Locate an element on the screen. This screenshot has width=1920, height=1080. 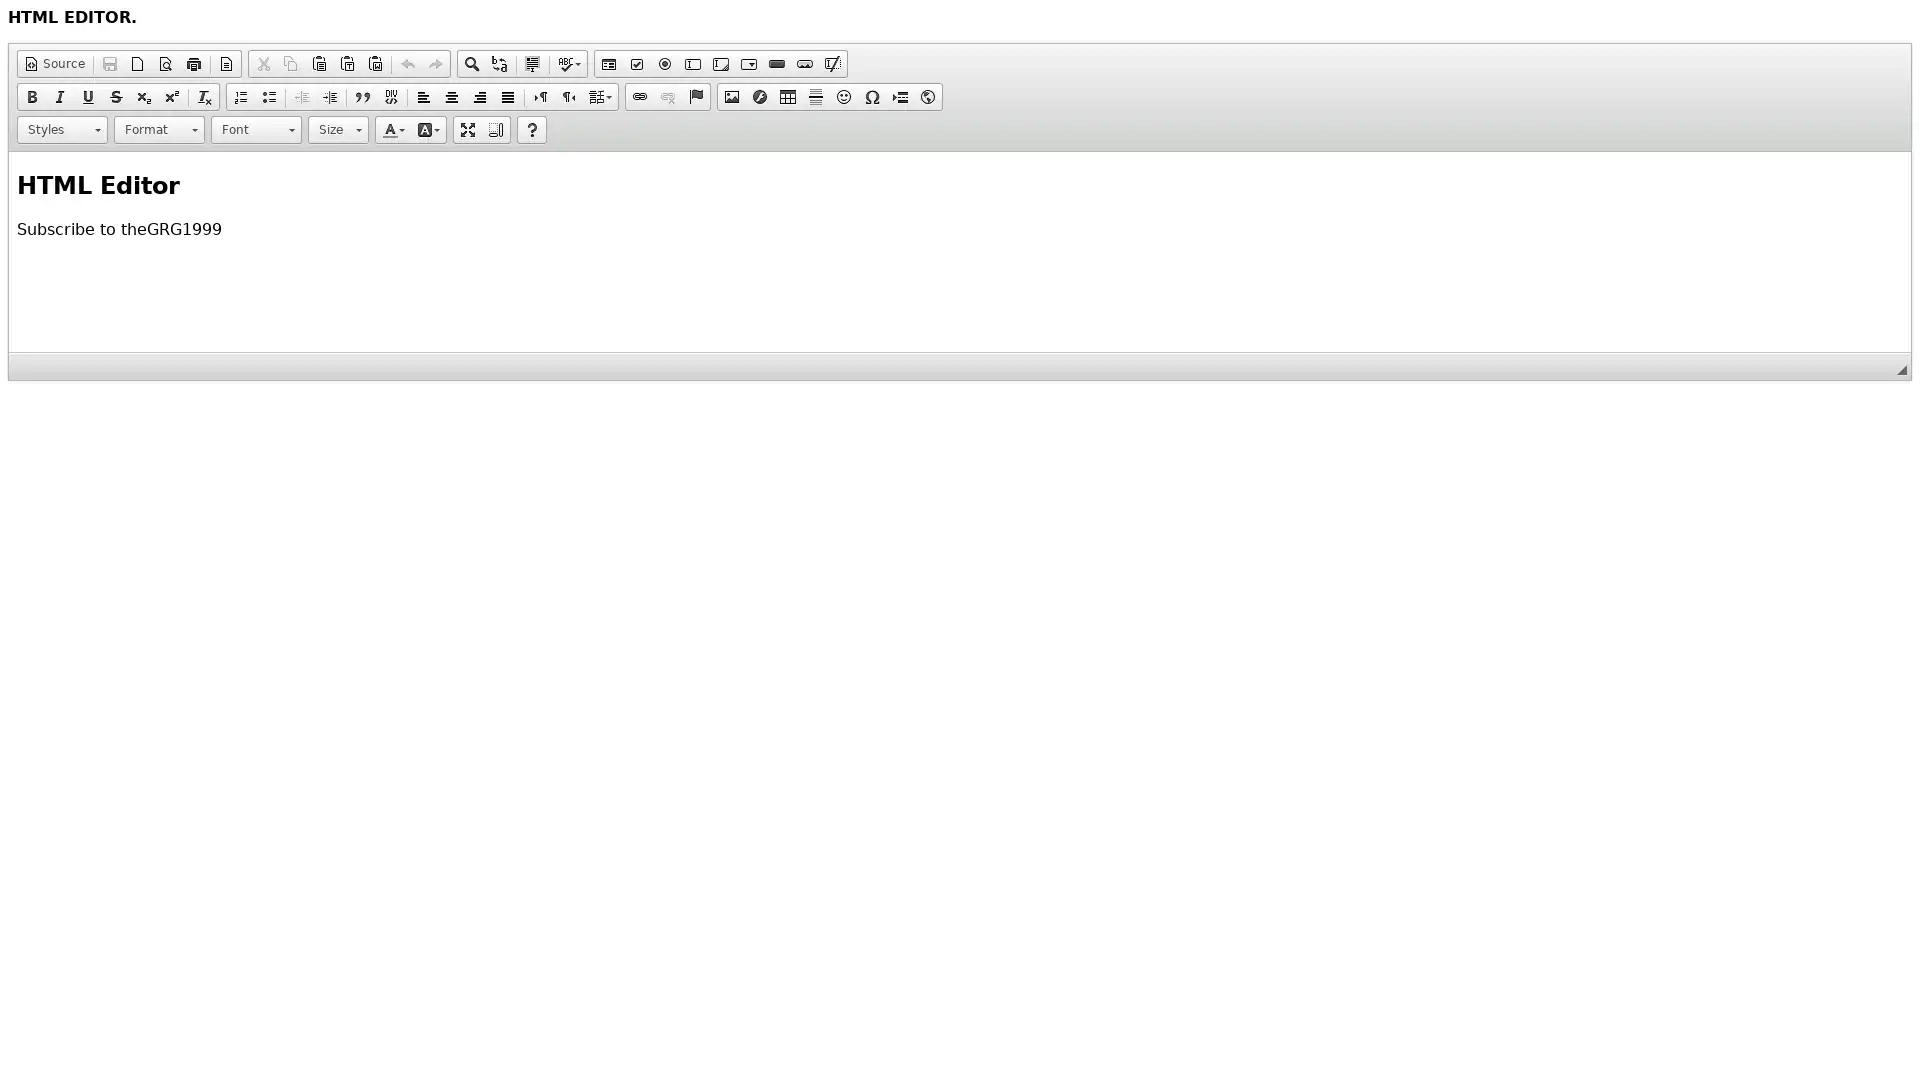
Checkbox is located at coordinates (636, 63).